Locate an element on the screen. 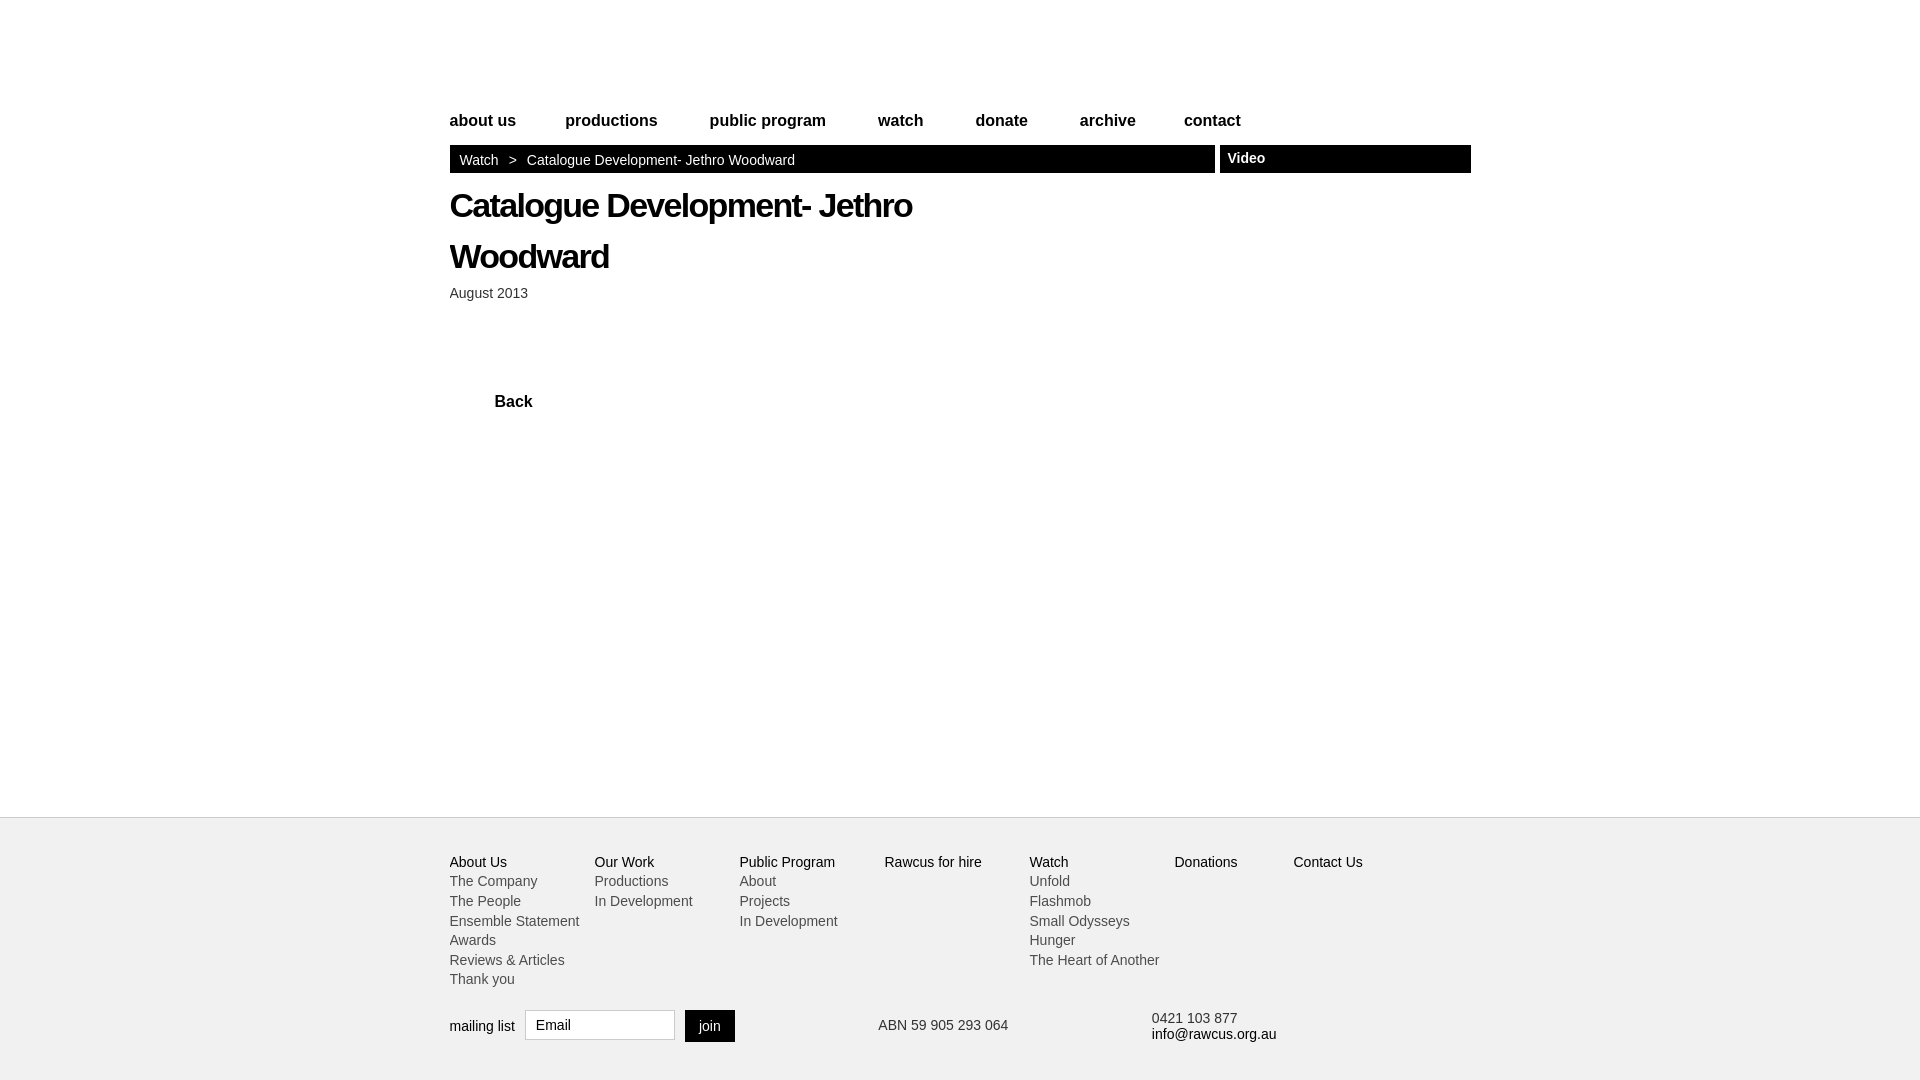 Image resolution: width=1920 pixels, height=1080 pixels. 'Our Work' is located at coordinates (623, 860).